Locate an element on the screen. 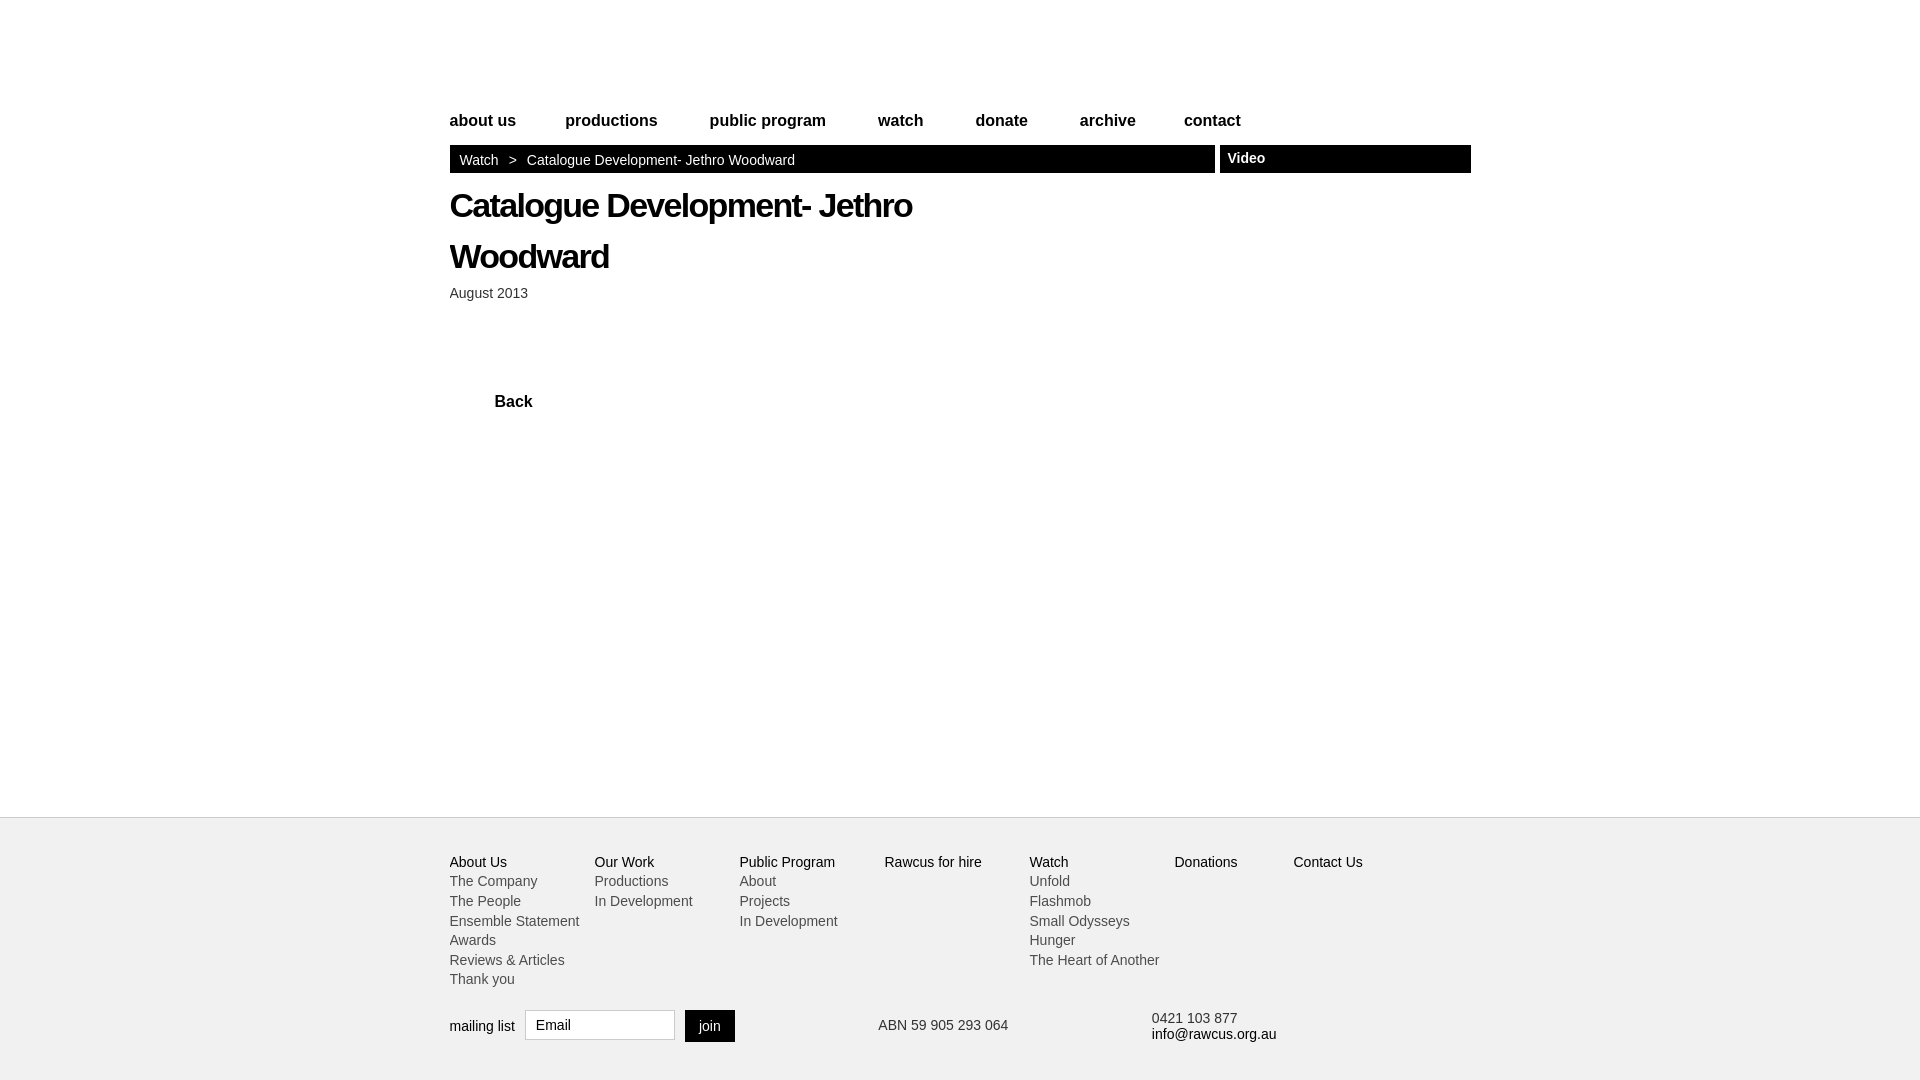 Image resolution: width=1920 pixels, height=1080 pixels. 'Our Work' is located at coordinates (623, 860).